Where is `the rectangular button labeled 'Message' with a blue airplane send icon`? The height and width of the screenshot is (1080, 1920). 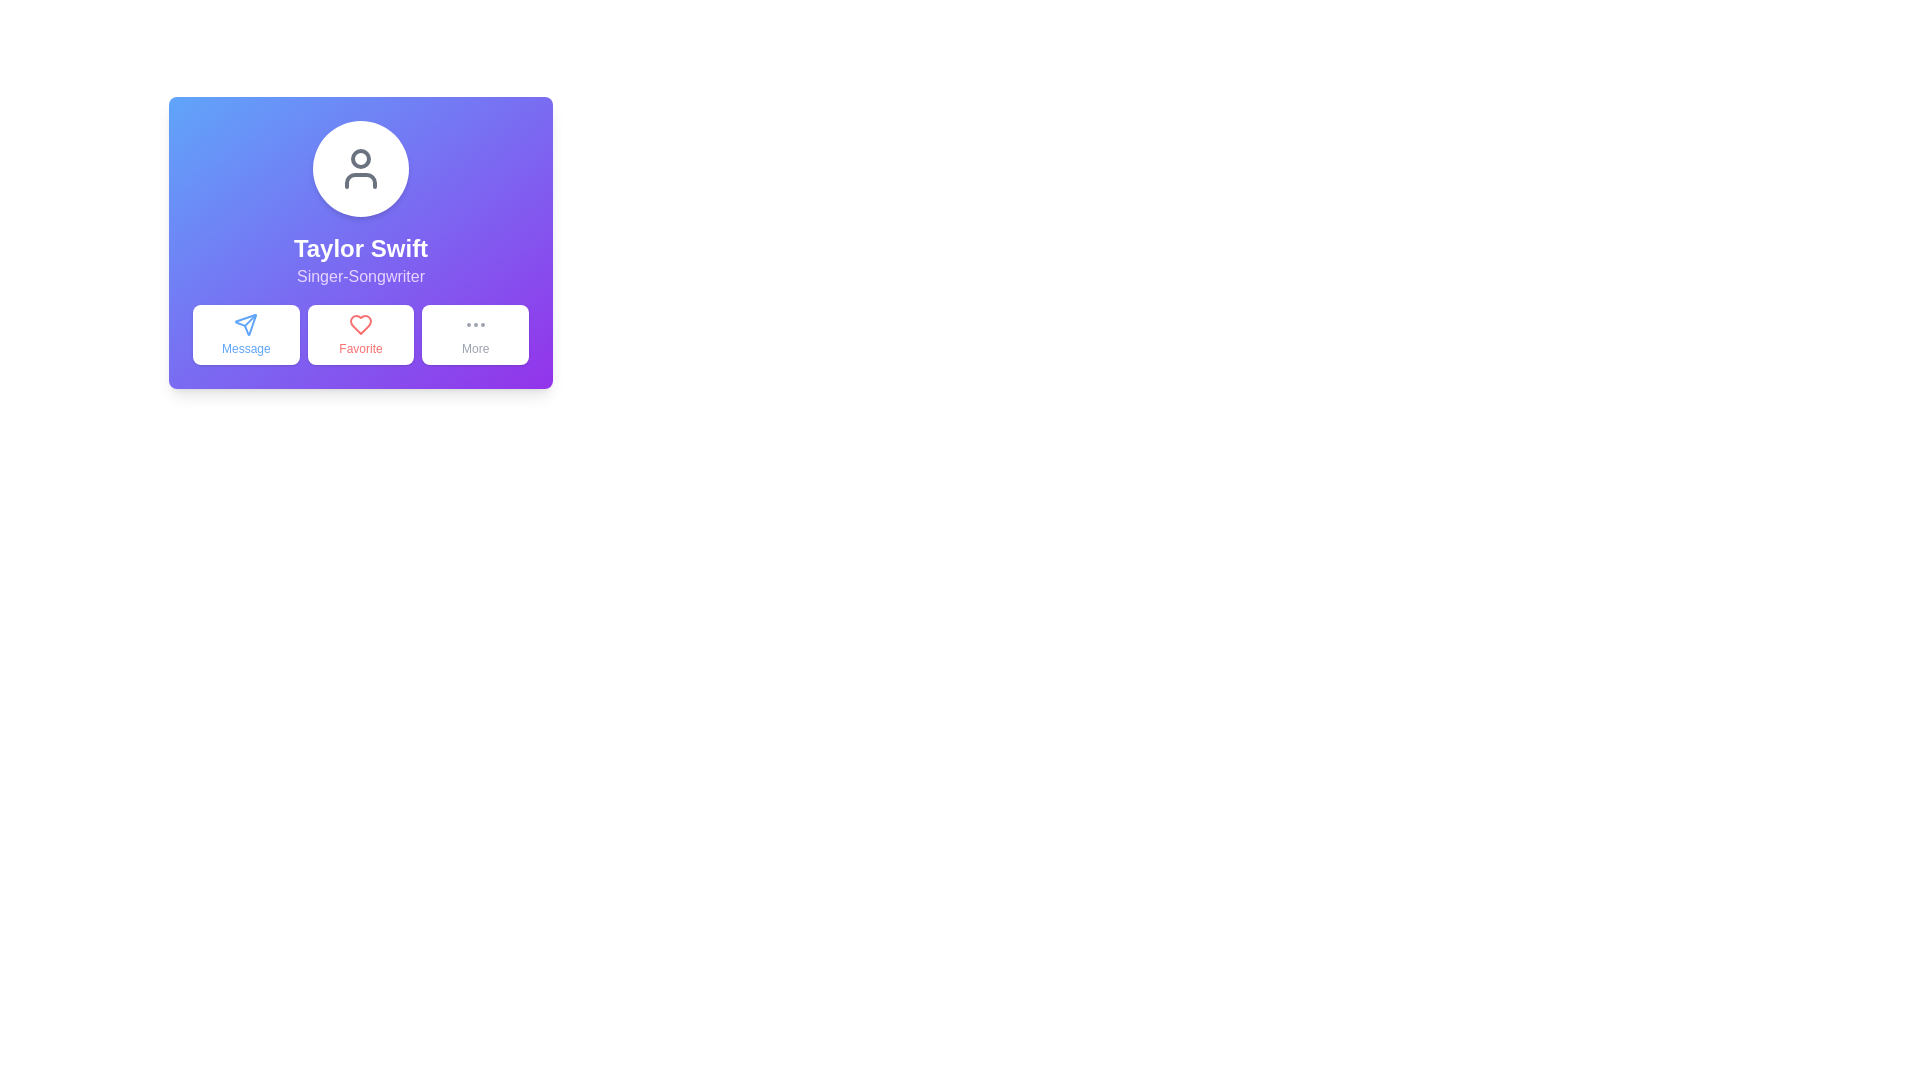
the rectangular button labeled 'Message' with a blue airplane send icon is located at coordinates (245, 334).